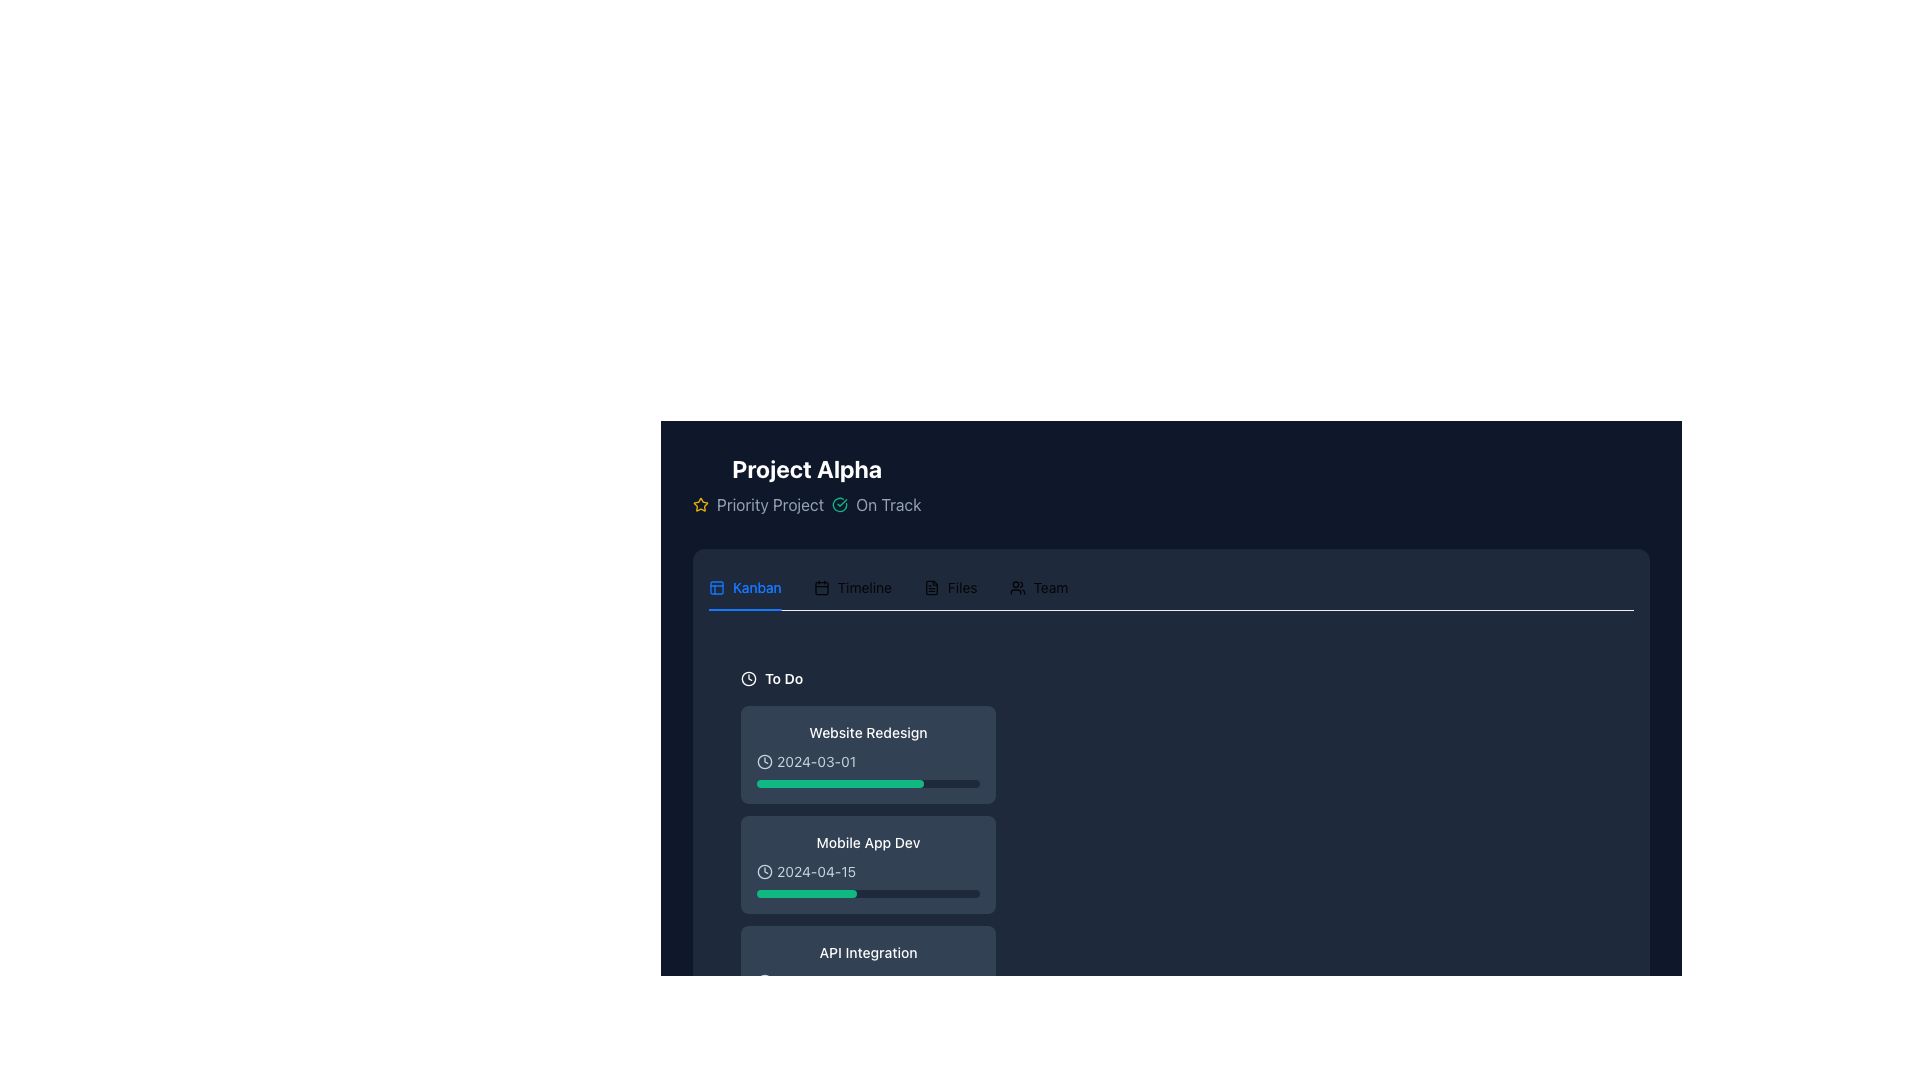 This screenshot has height=1080, width=1920. Describe the element at coordinates (852, 586) in the screenshot. I see `the 'Timeline' navigation tab` at that location.